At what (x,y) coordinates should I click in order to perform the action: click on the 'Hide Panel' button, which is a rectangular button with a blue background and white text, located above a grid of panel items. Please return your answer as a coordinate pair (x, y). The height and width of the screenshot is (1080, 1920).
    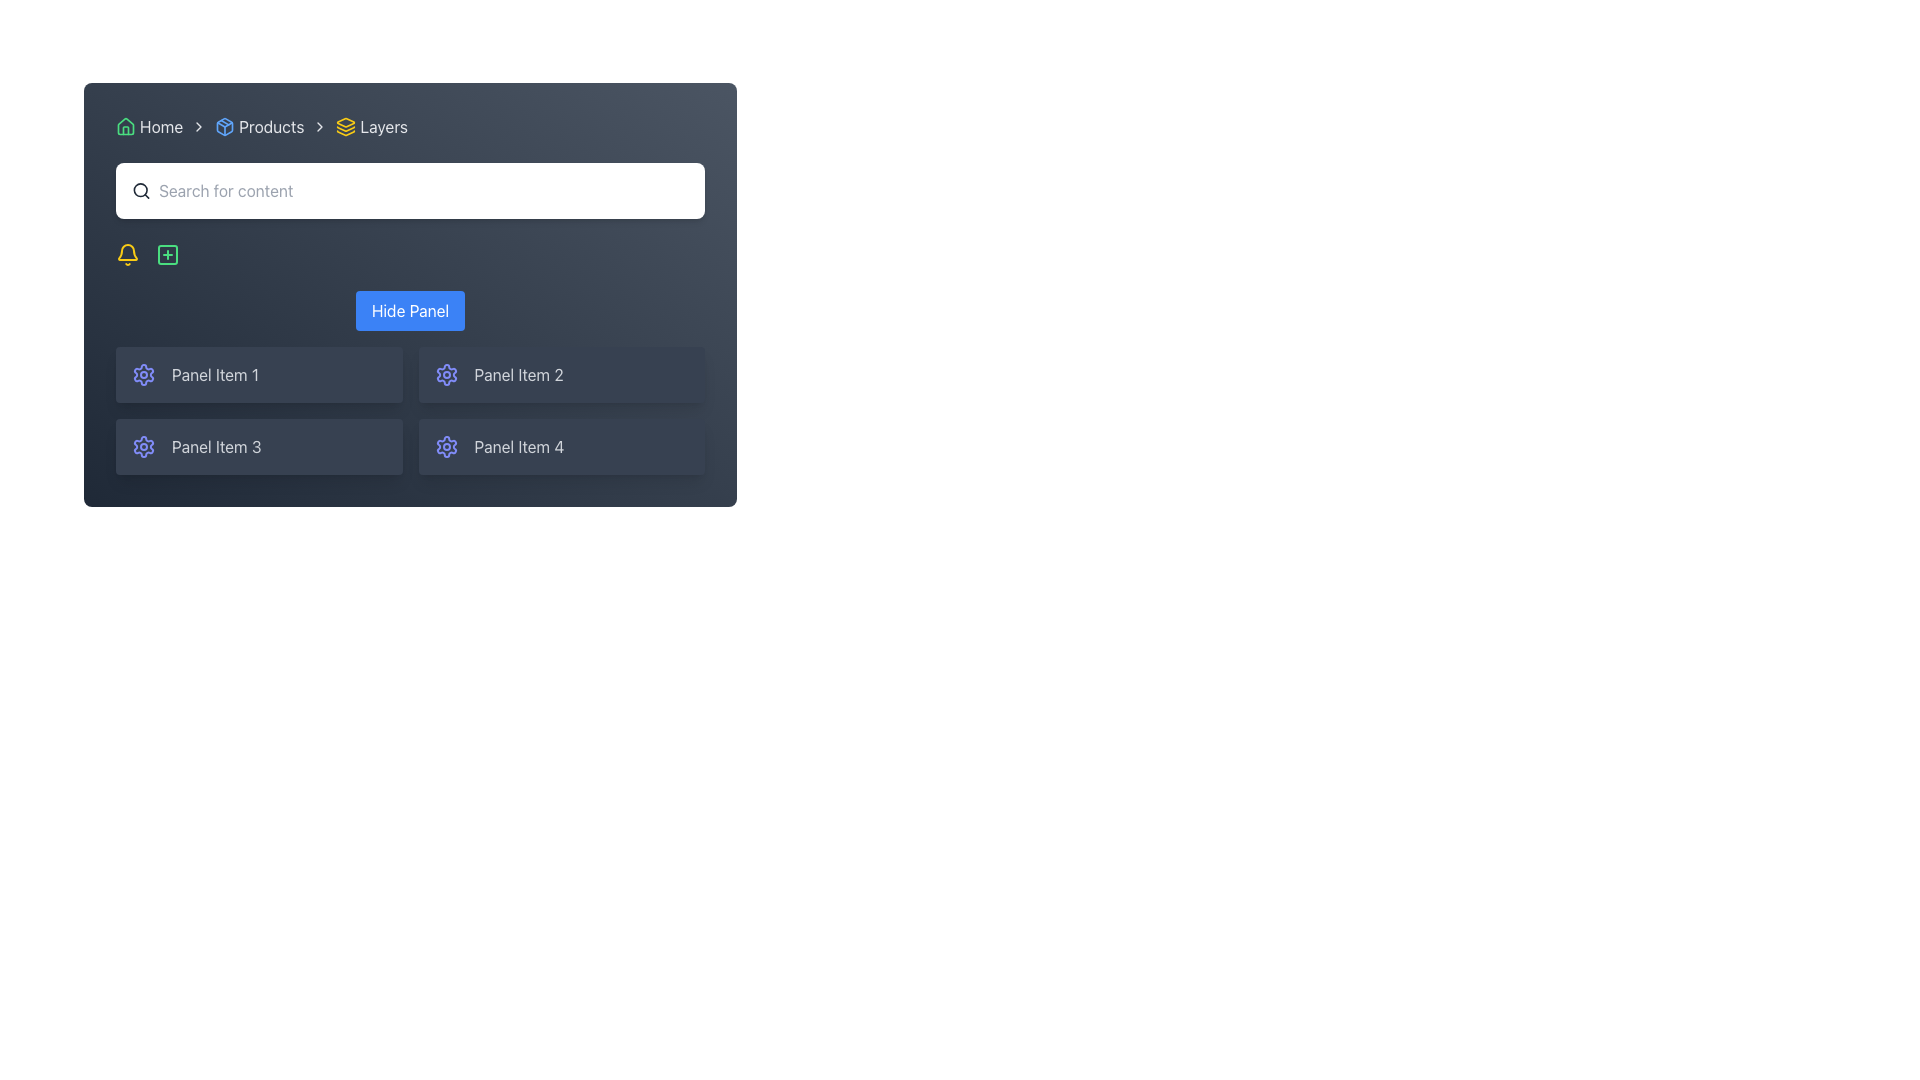
    Looking at the image, I should click on (409, 311).